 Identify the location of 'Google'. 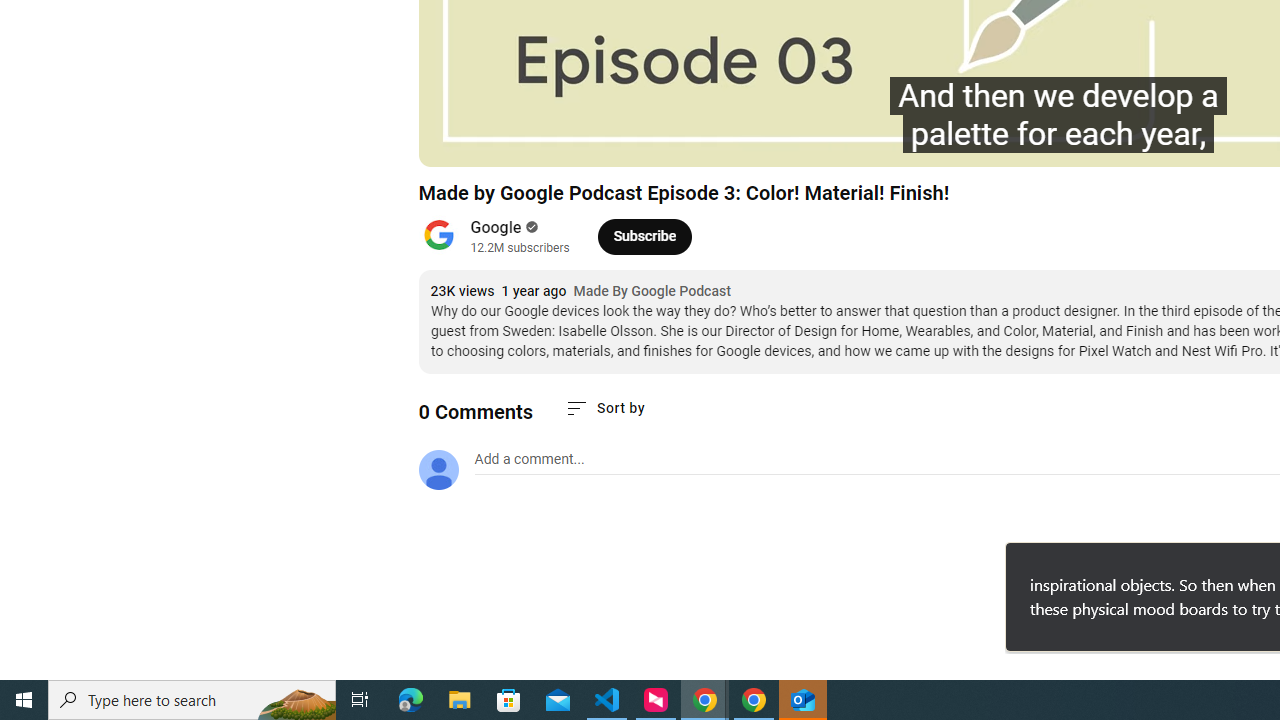
(496, 226).